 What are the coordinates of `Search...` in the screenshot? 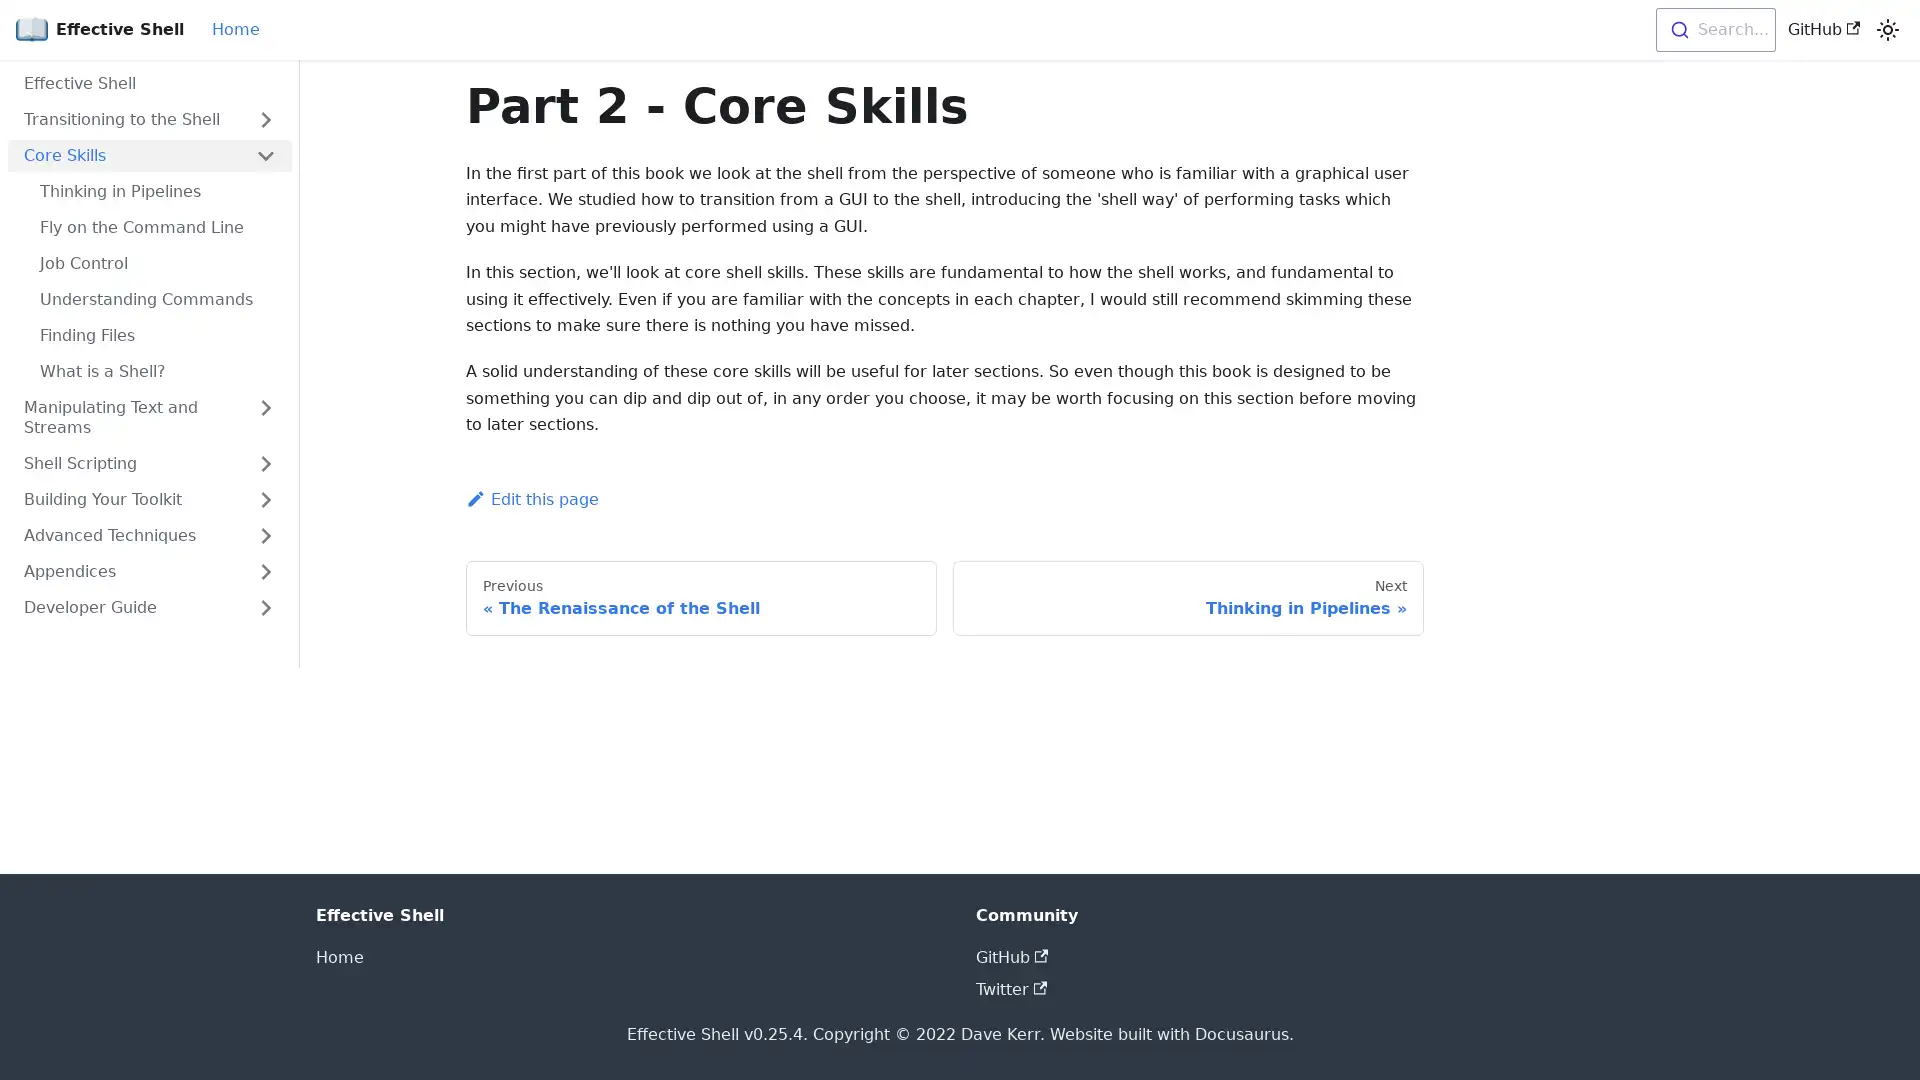 It's located at (1713, 30).